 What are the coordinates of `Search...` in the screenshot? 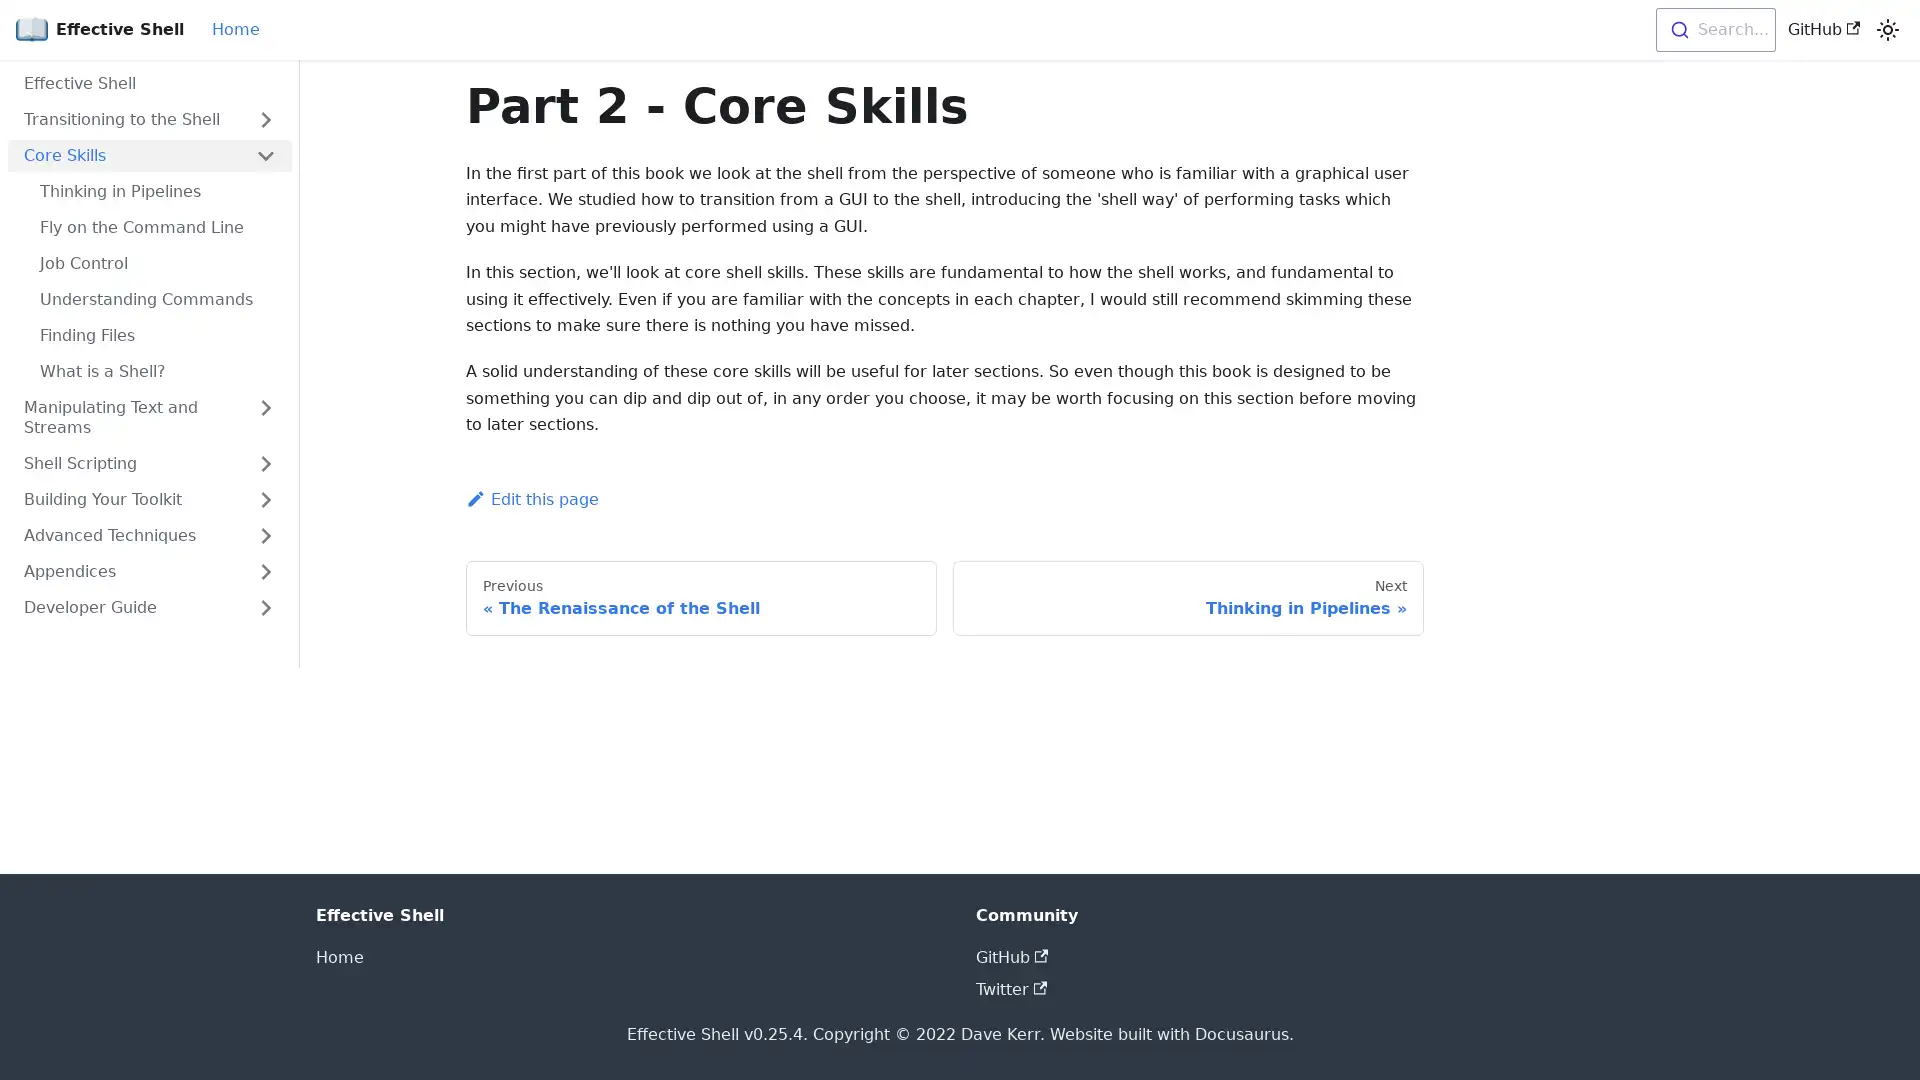 It's located at (1713, 30).